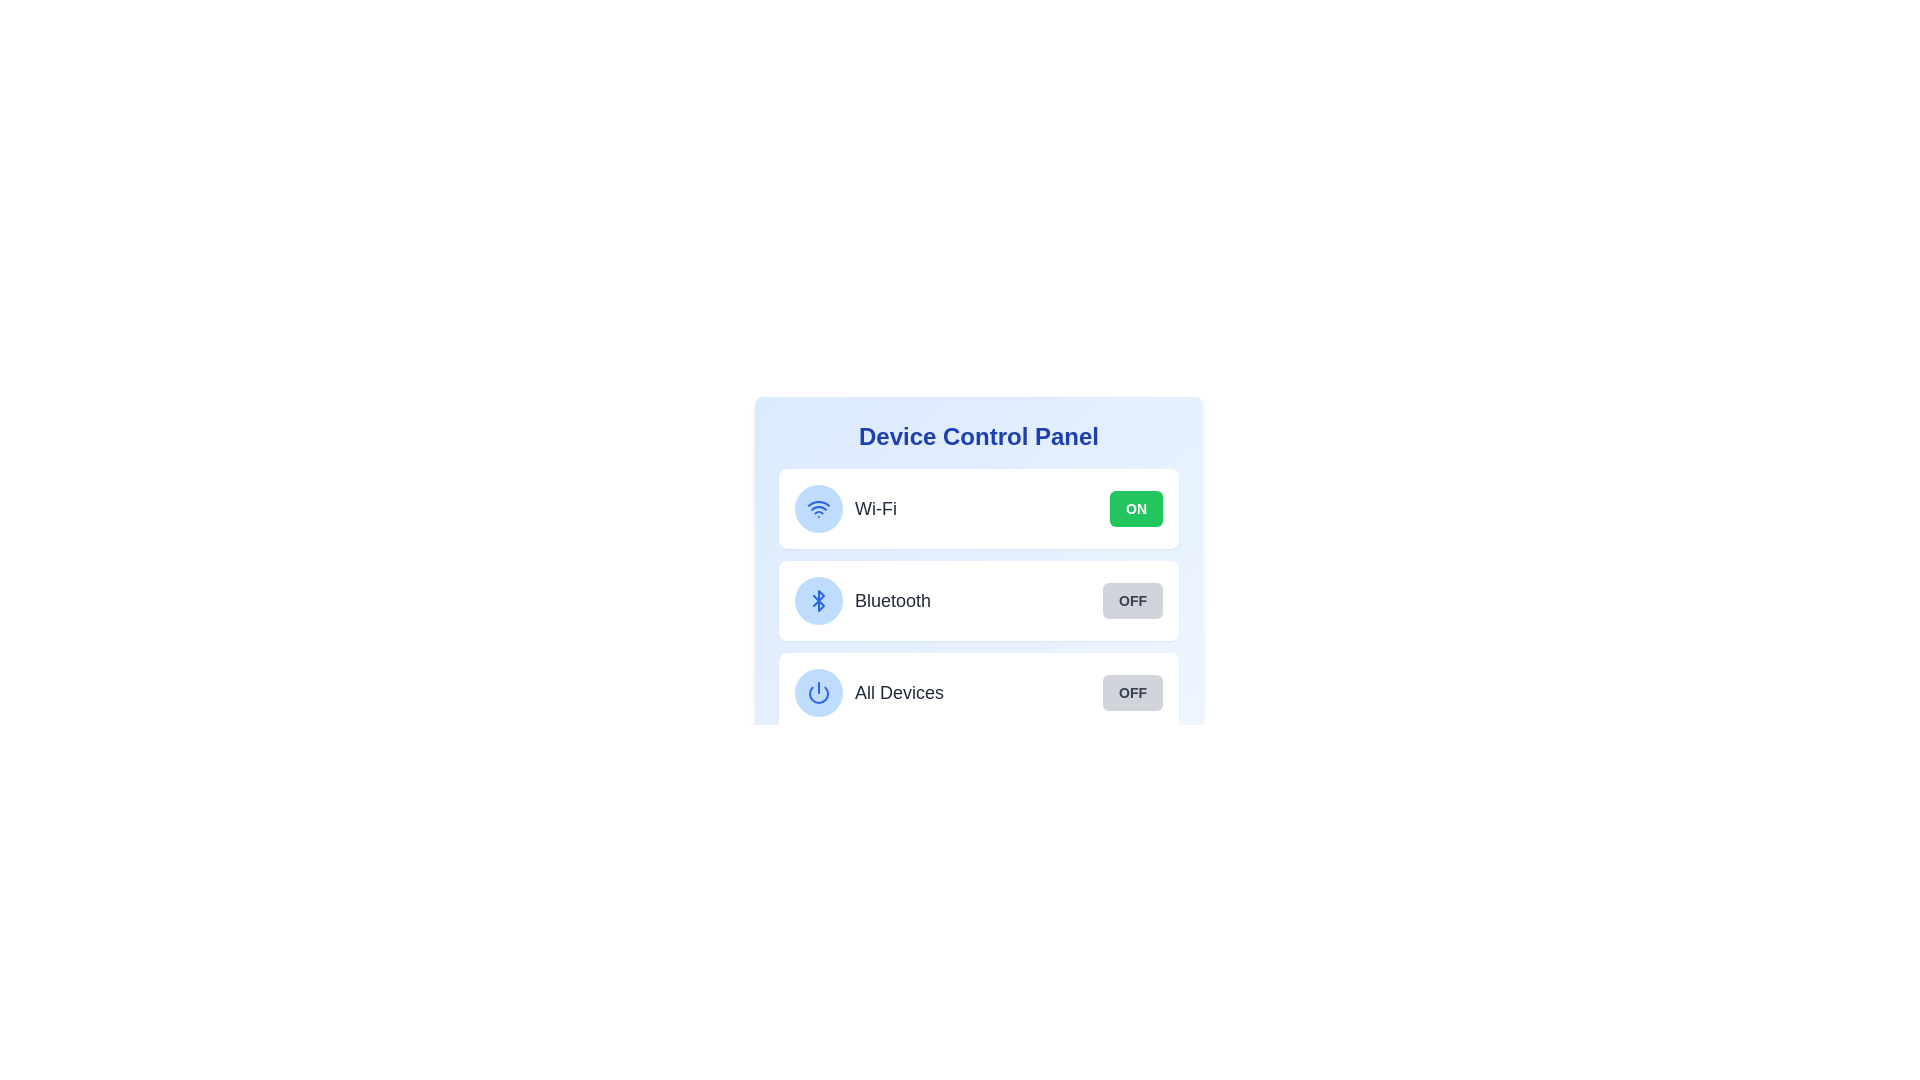  I want to click on the toggle button for 'All Devices' located on the right side of the row in the 'Device Control Panel', so click(1132, 692).